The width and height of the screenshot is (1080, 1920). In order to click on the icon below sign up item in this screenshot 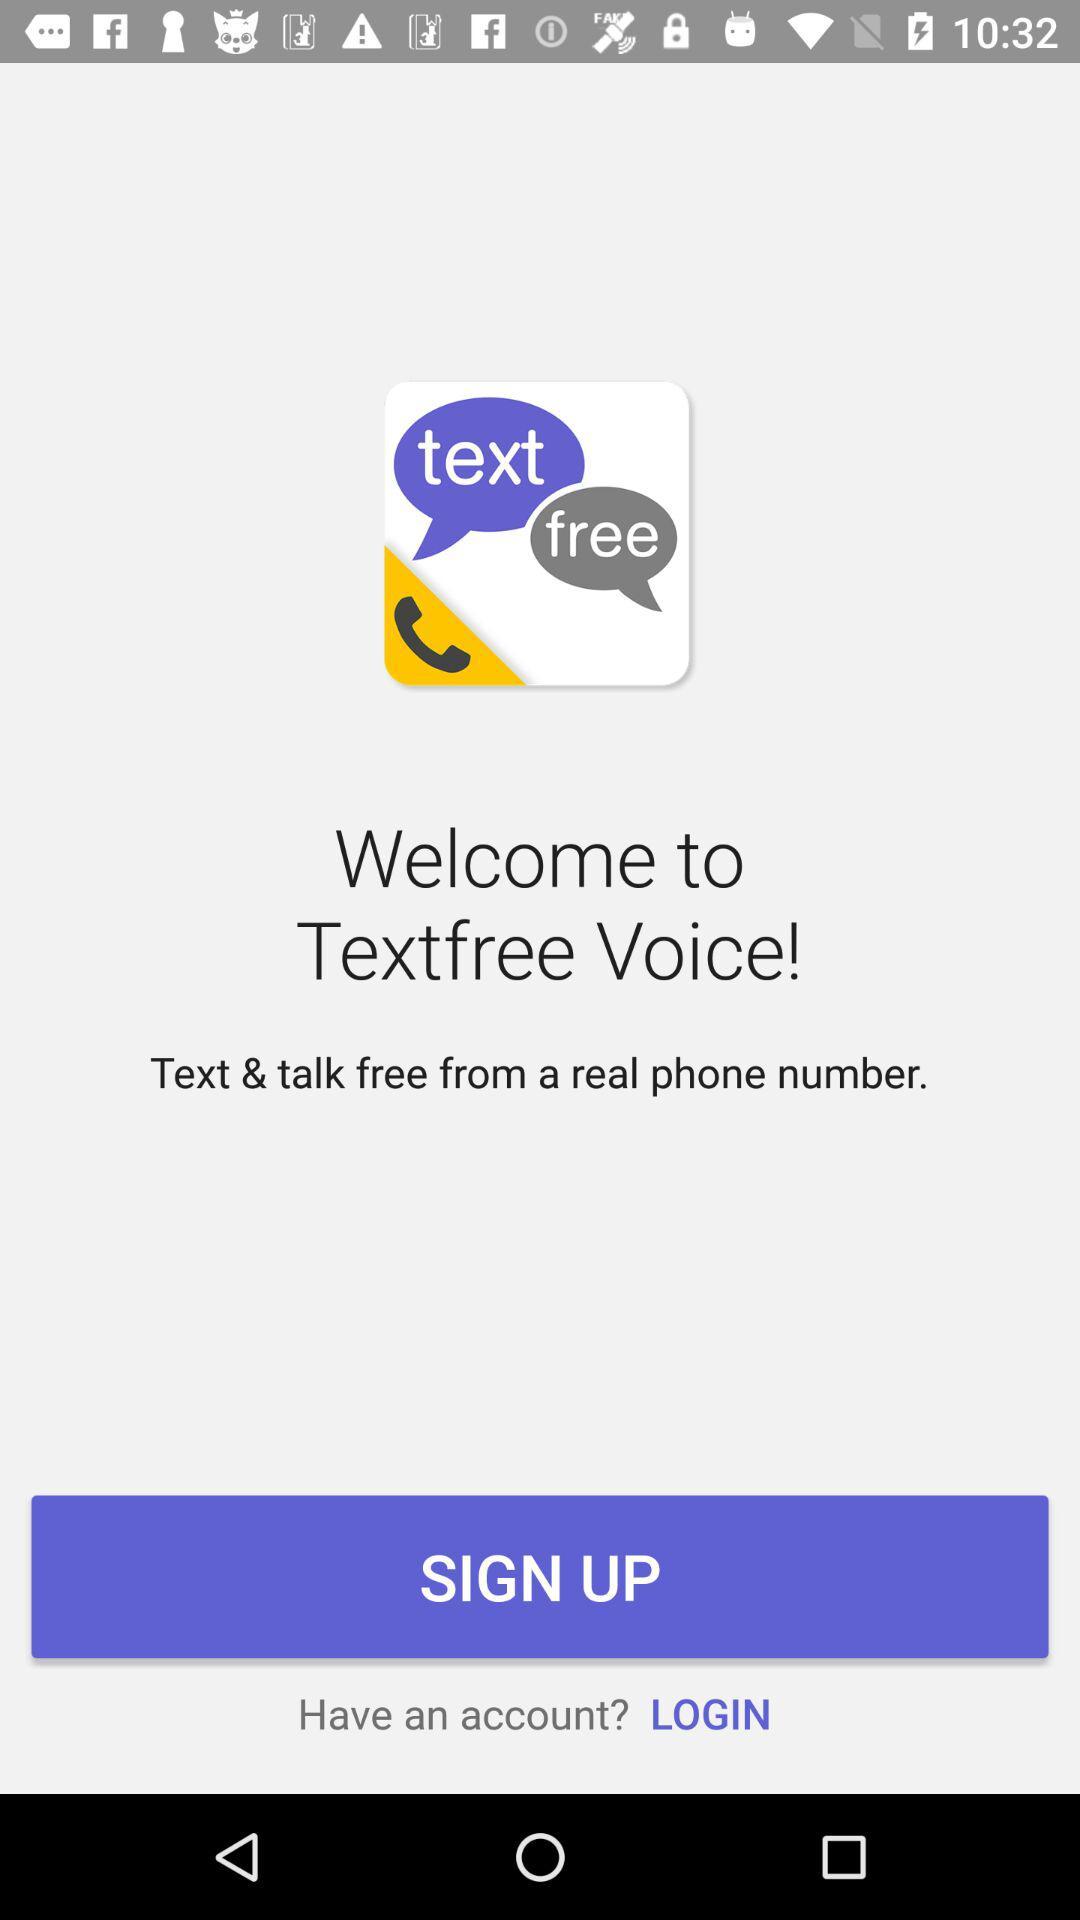, I will do `click(709, 1712)`.